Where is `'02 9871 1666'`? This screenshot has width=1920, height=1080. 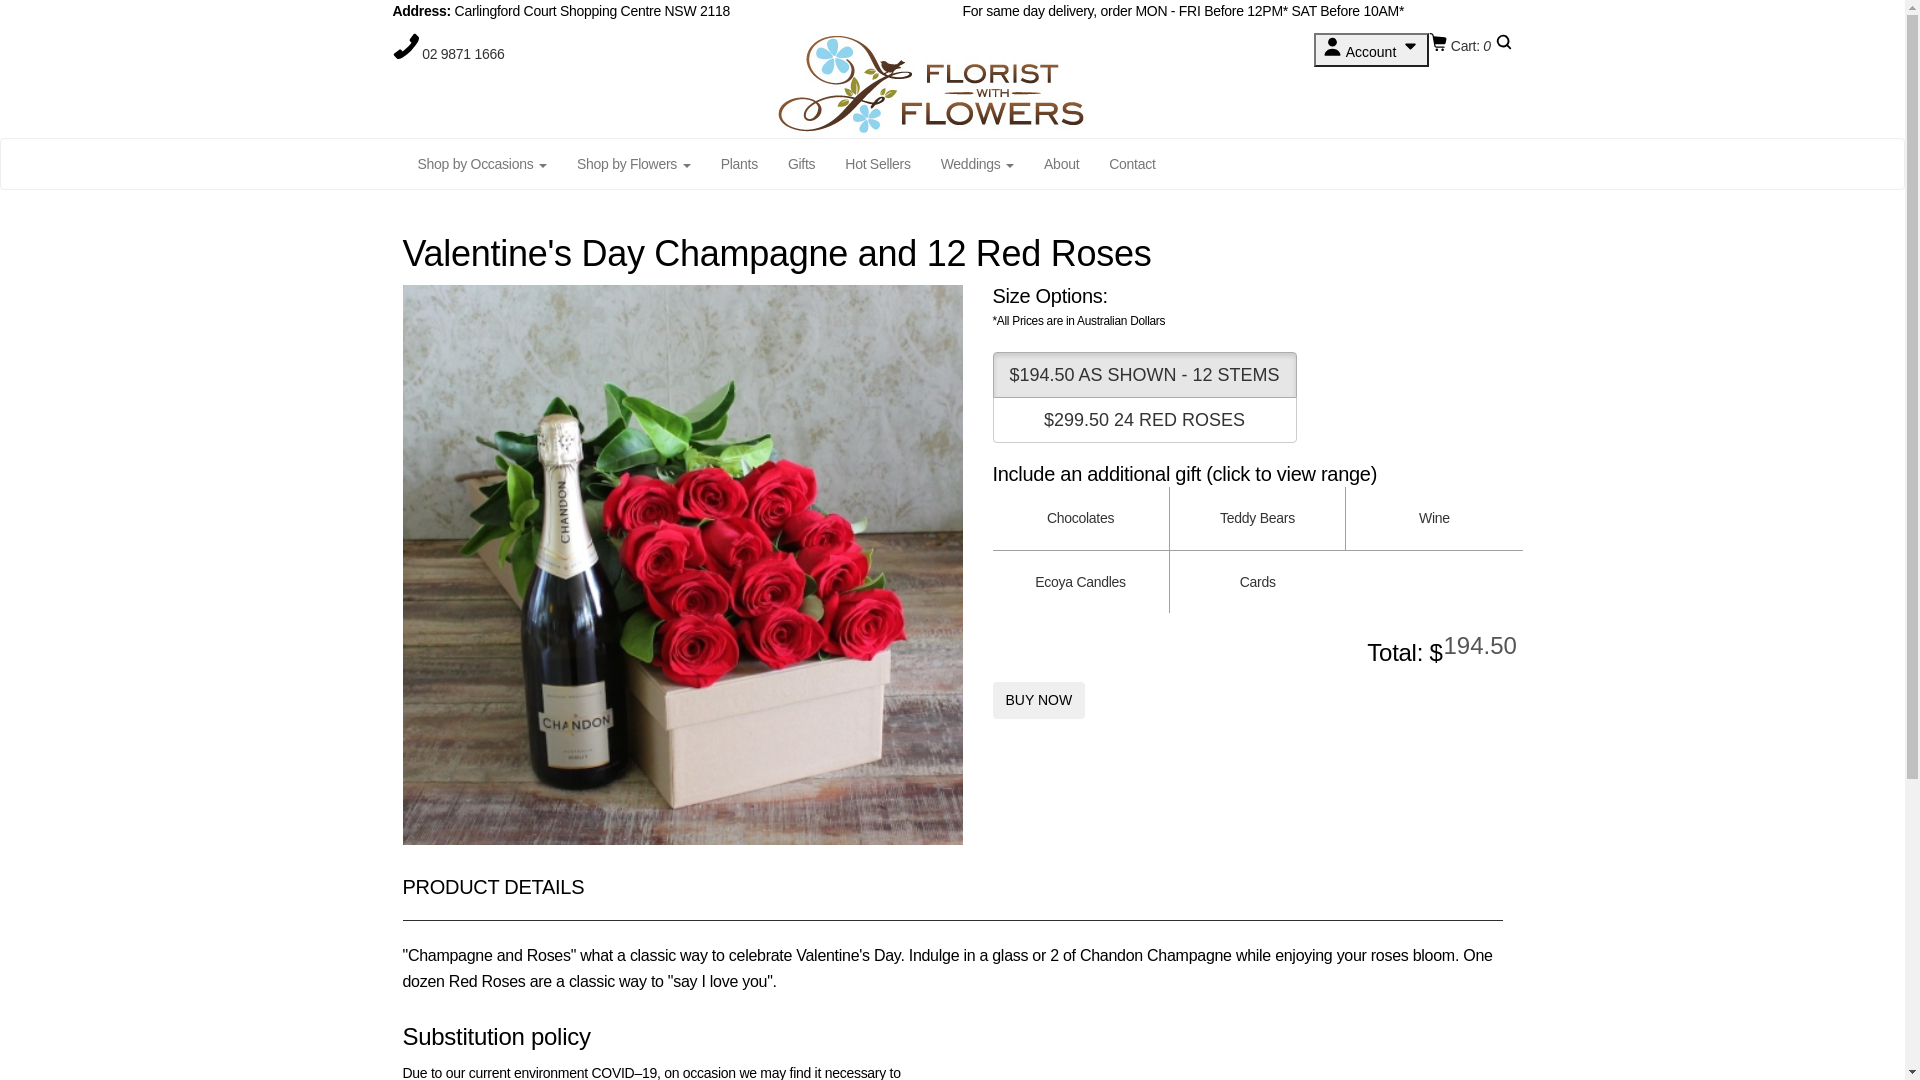
'02 9871 1666' is located at coordinates (421, 53).